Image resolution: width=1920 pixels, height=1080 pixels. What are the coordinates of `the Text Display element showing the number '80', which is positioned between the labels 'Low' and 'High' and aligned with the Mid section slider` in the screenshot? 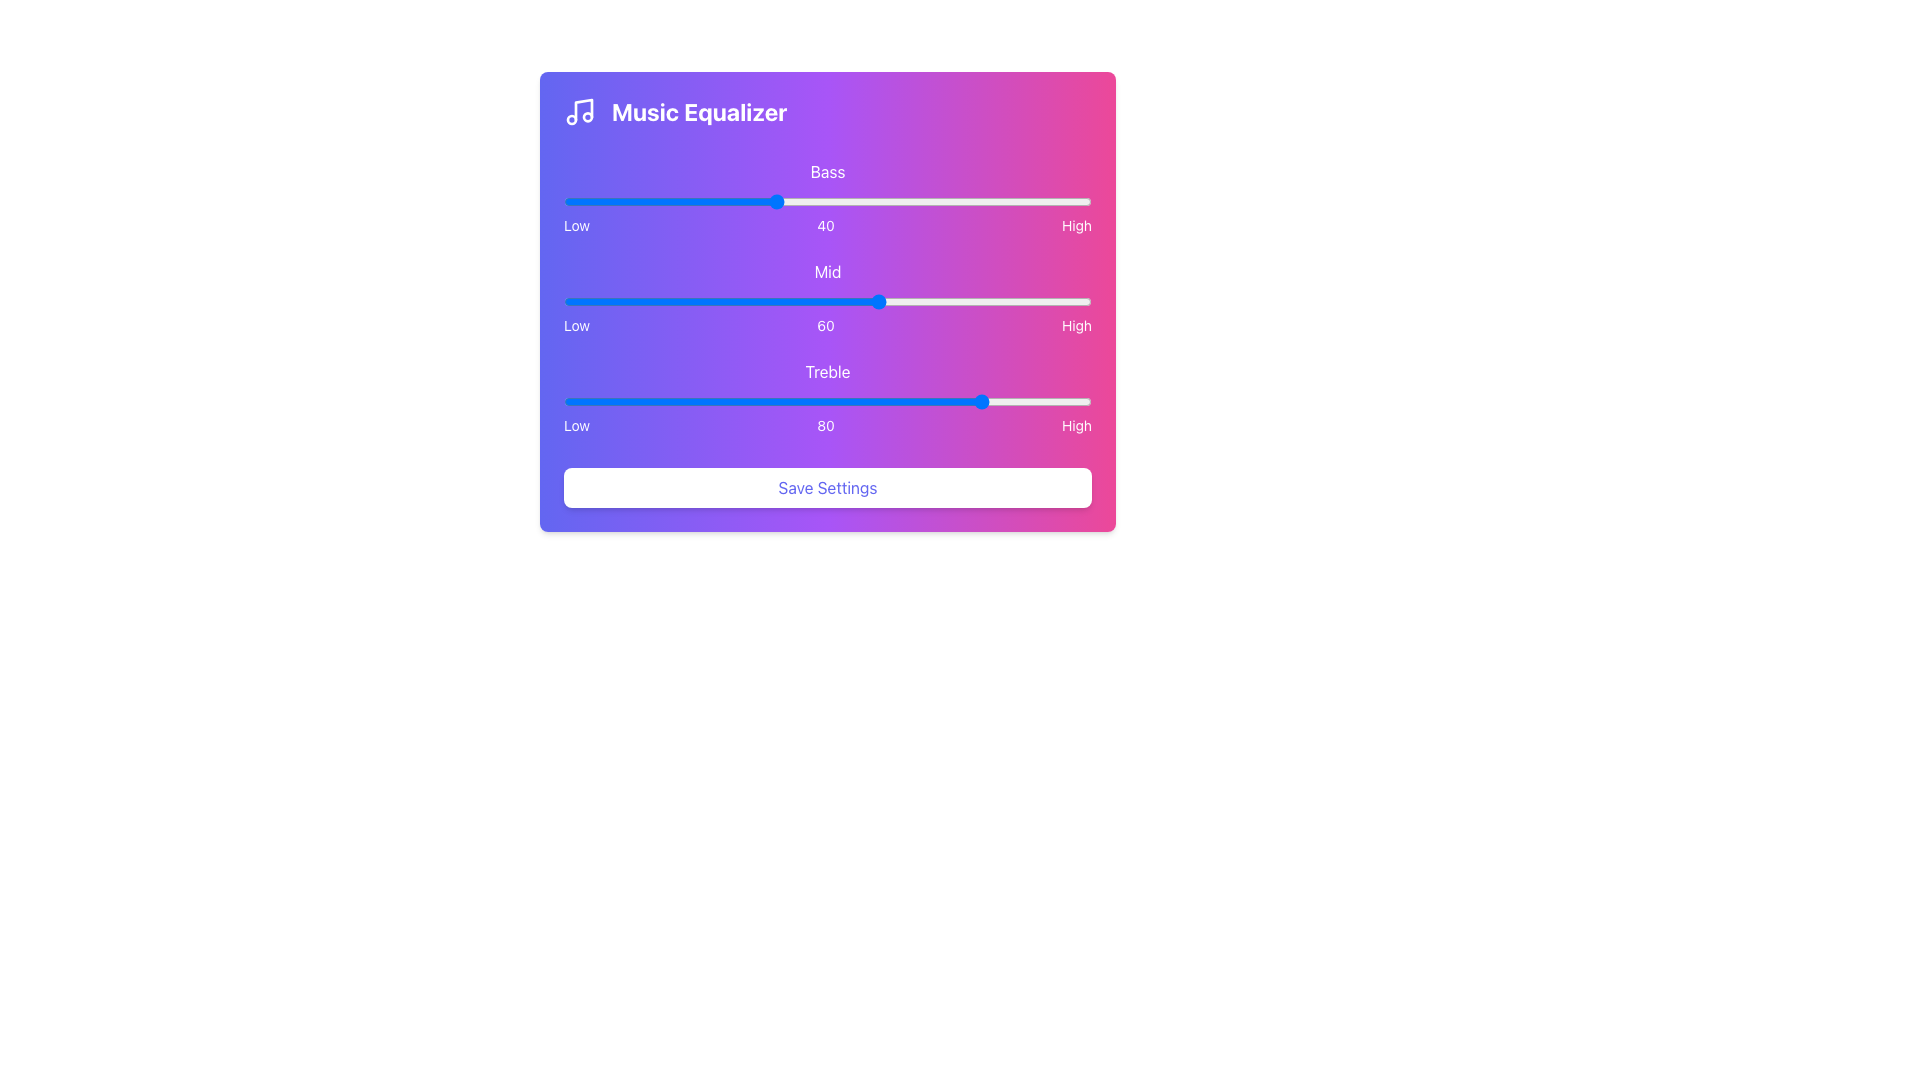 It's located at (825, 424).